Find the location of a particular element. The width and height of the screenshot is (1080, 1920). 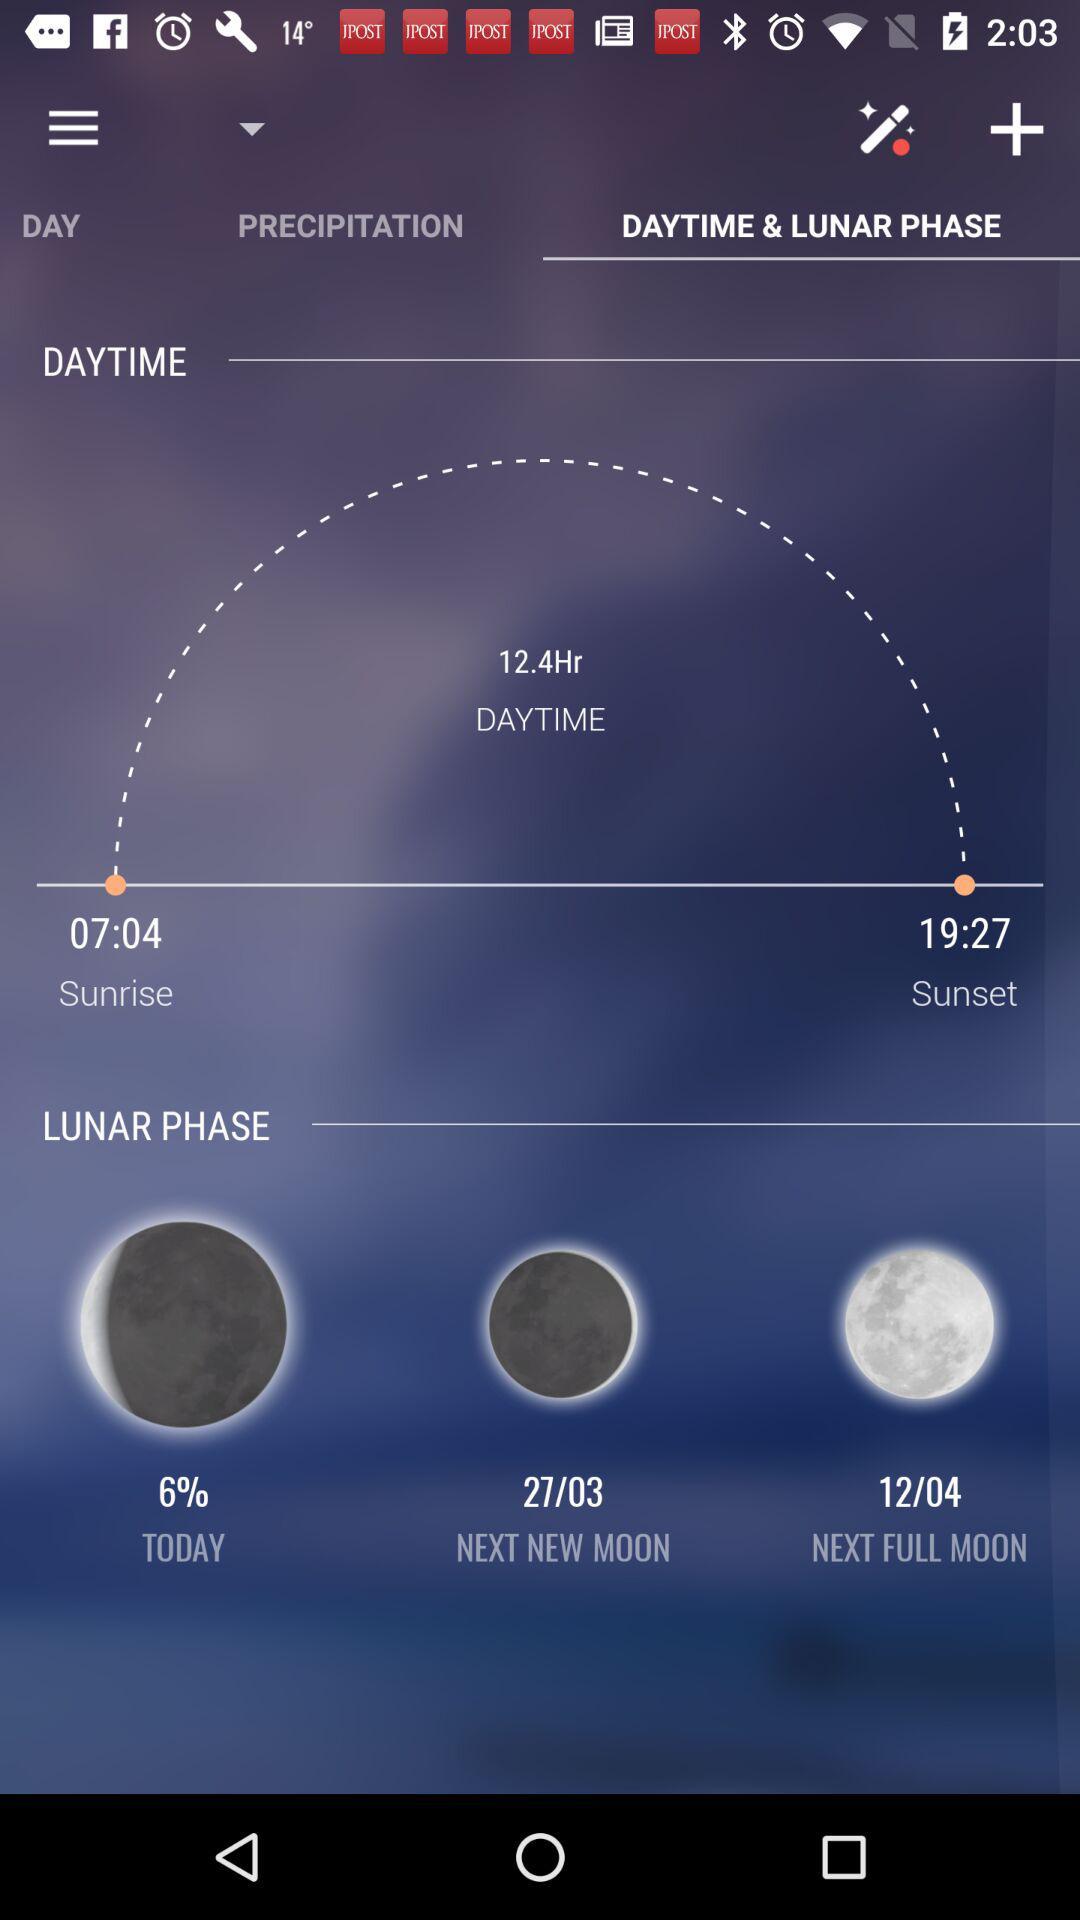

the text precipitation is located at coordinates (350, 224).